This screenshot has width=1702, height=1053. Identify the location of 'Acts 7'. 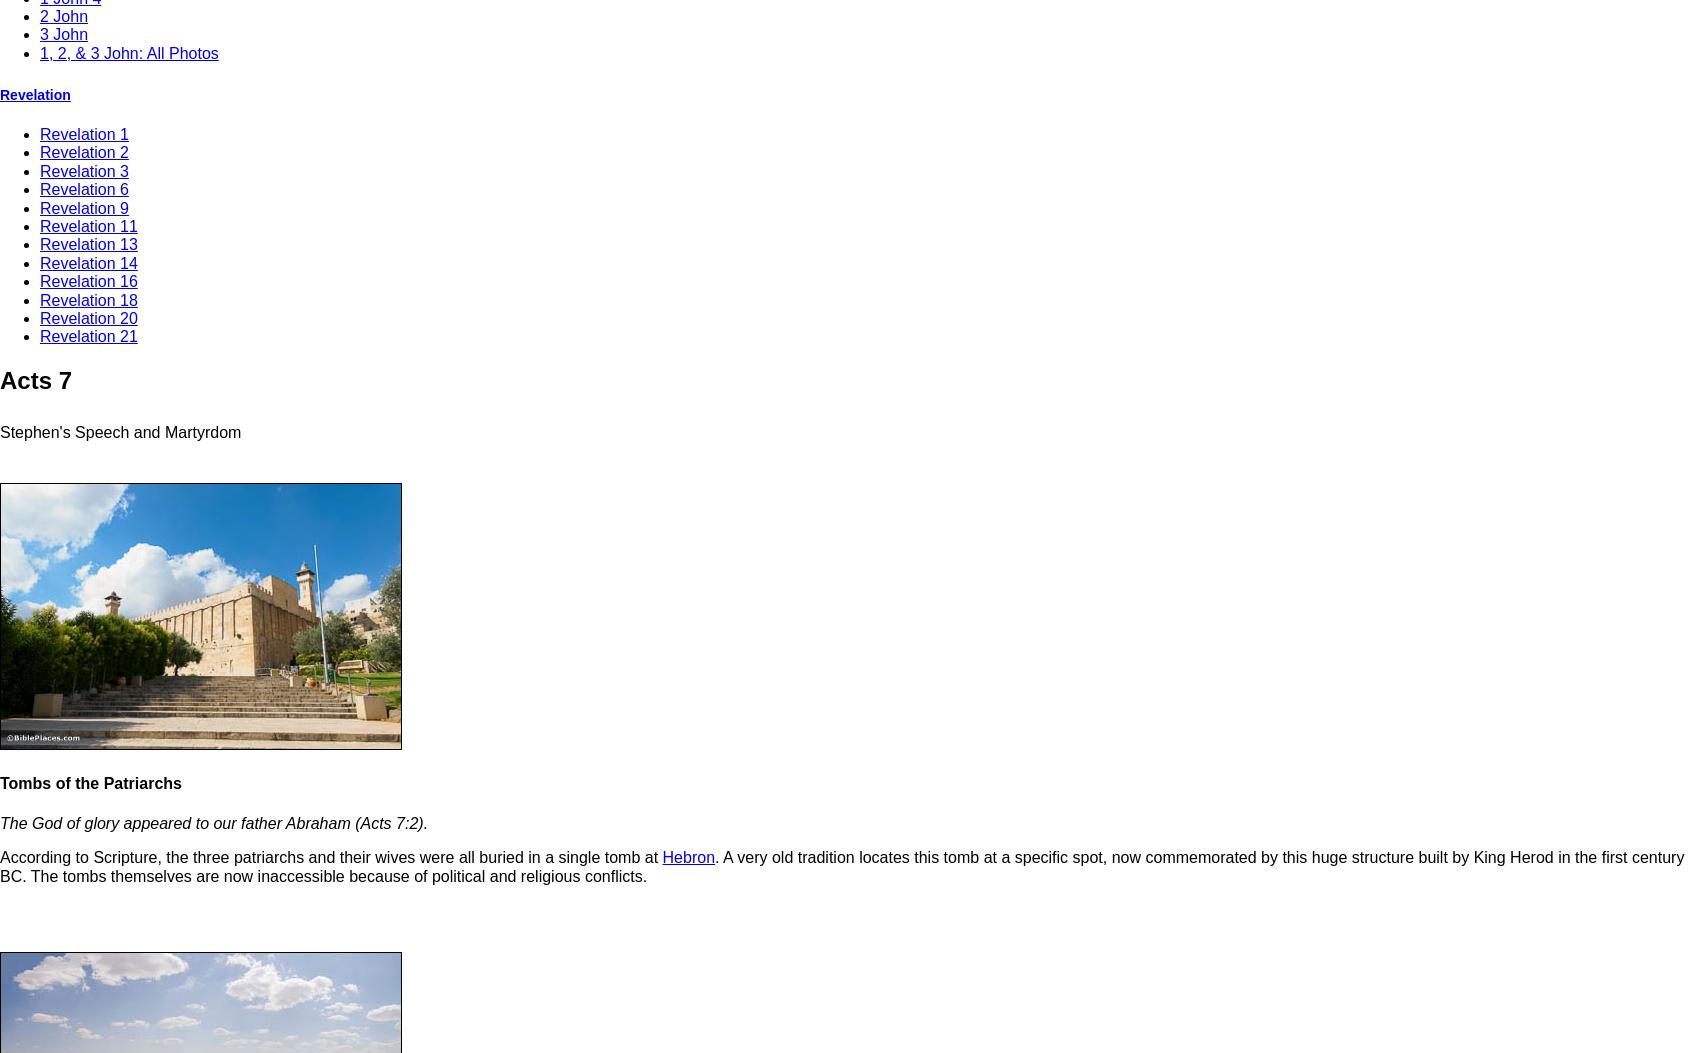
(36, 378).